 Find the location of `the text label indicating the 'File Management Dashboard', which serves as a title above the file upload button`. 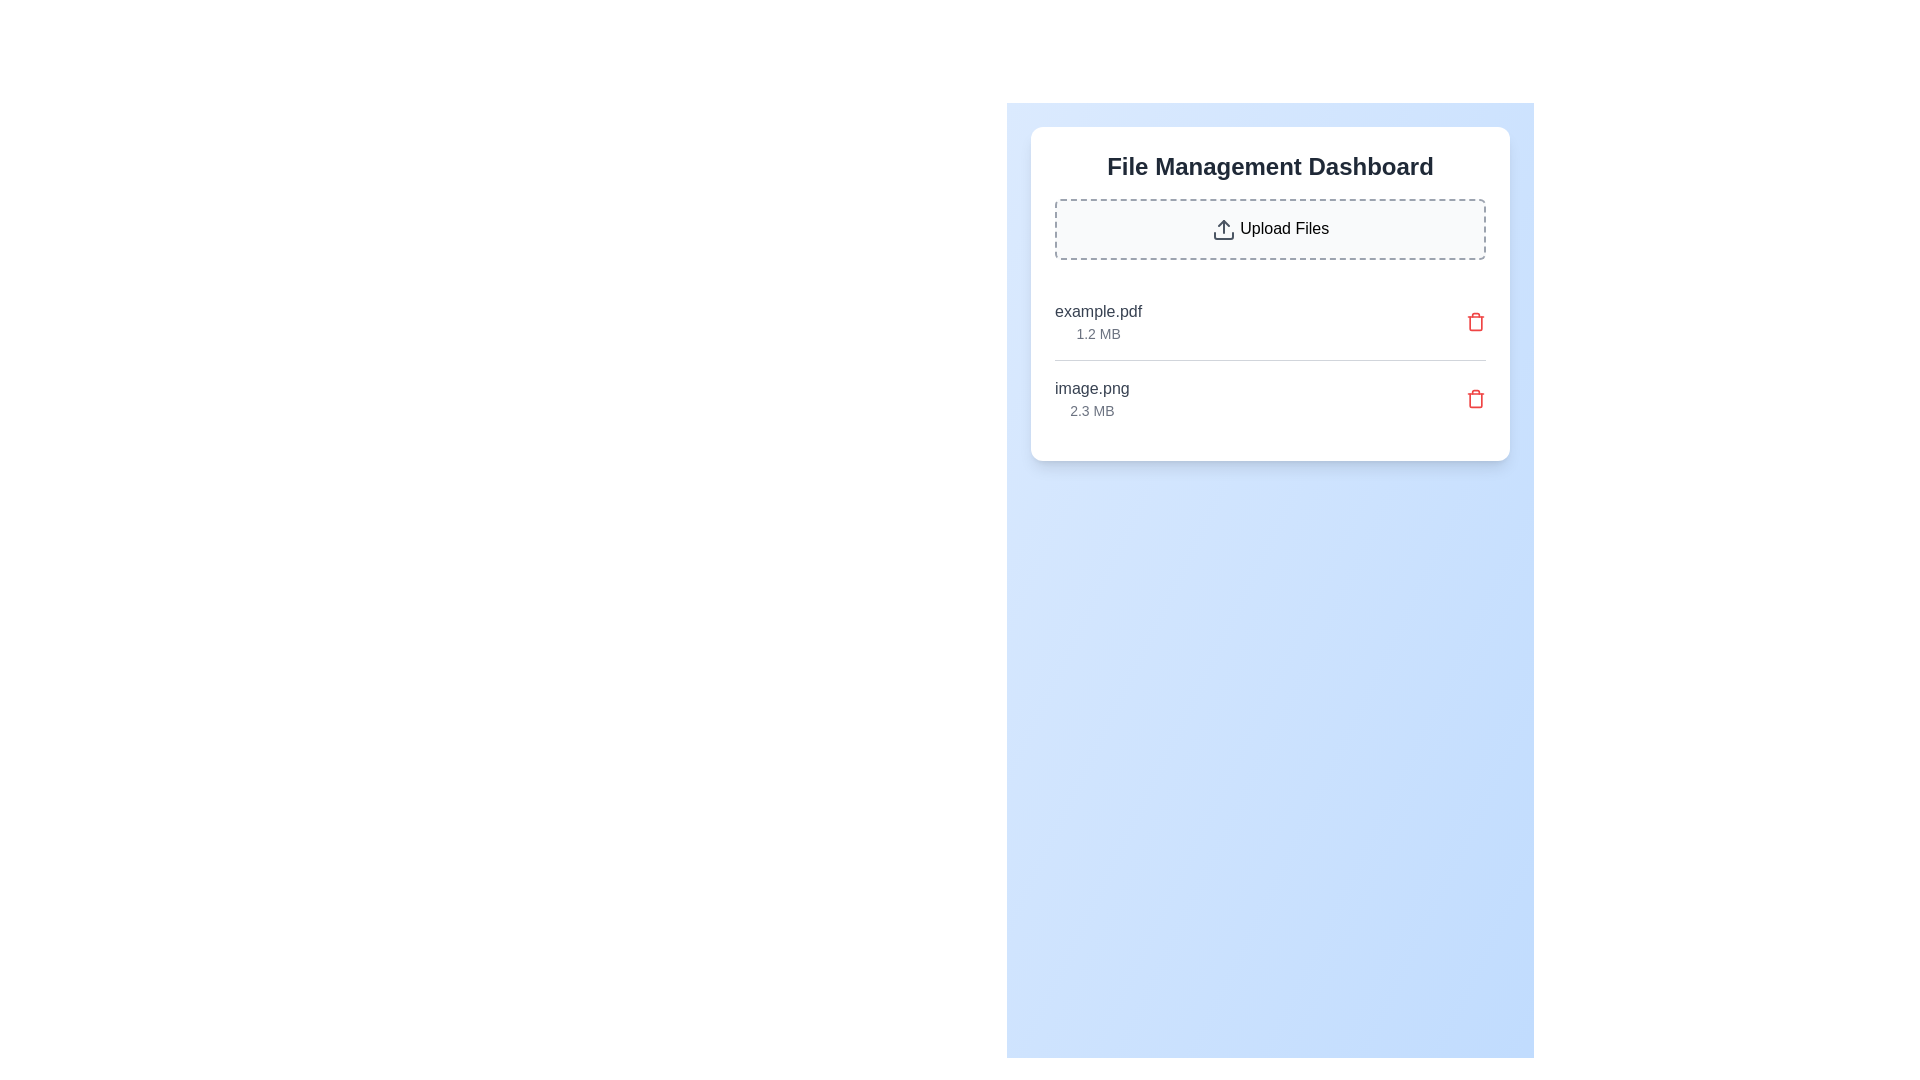

the text label indicating the 'File Management Dashboard', which serves as a title above the file upload button is located at coordinates (1269, 165).